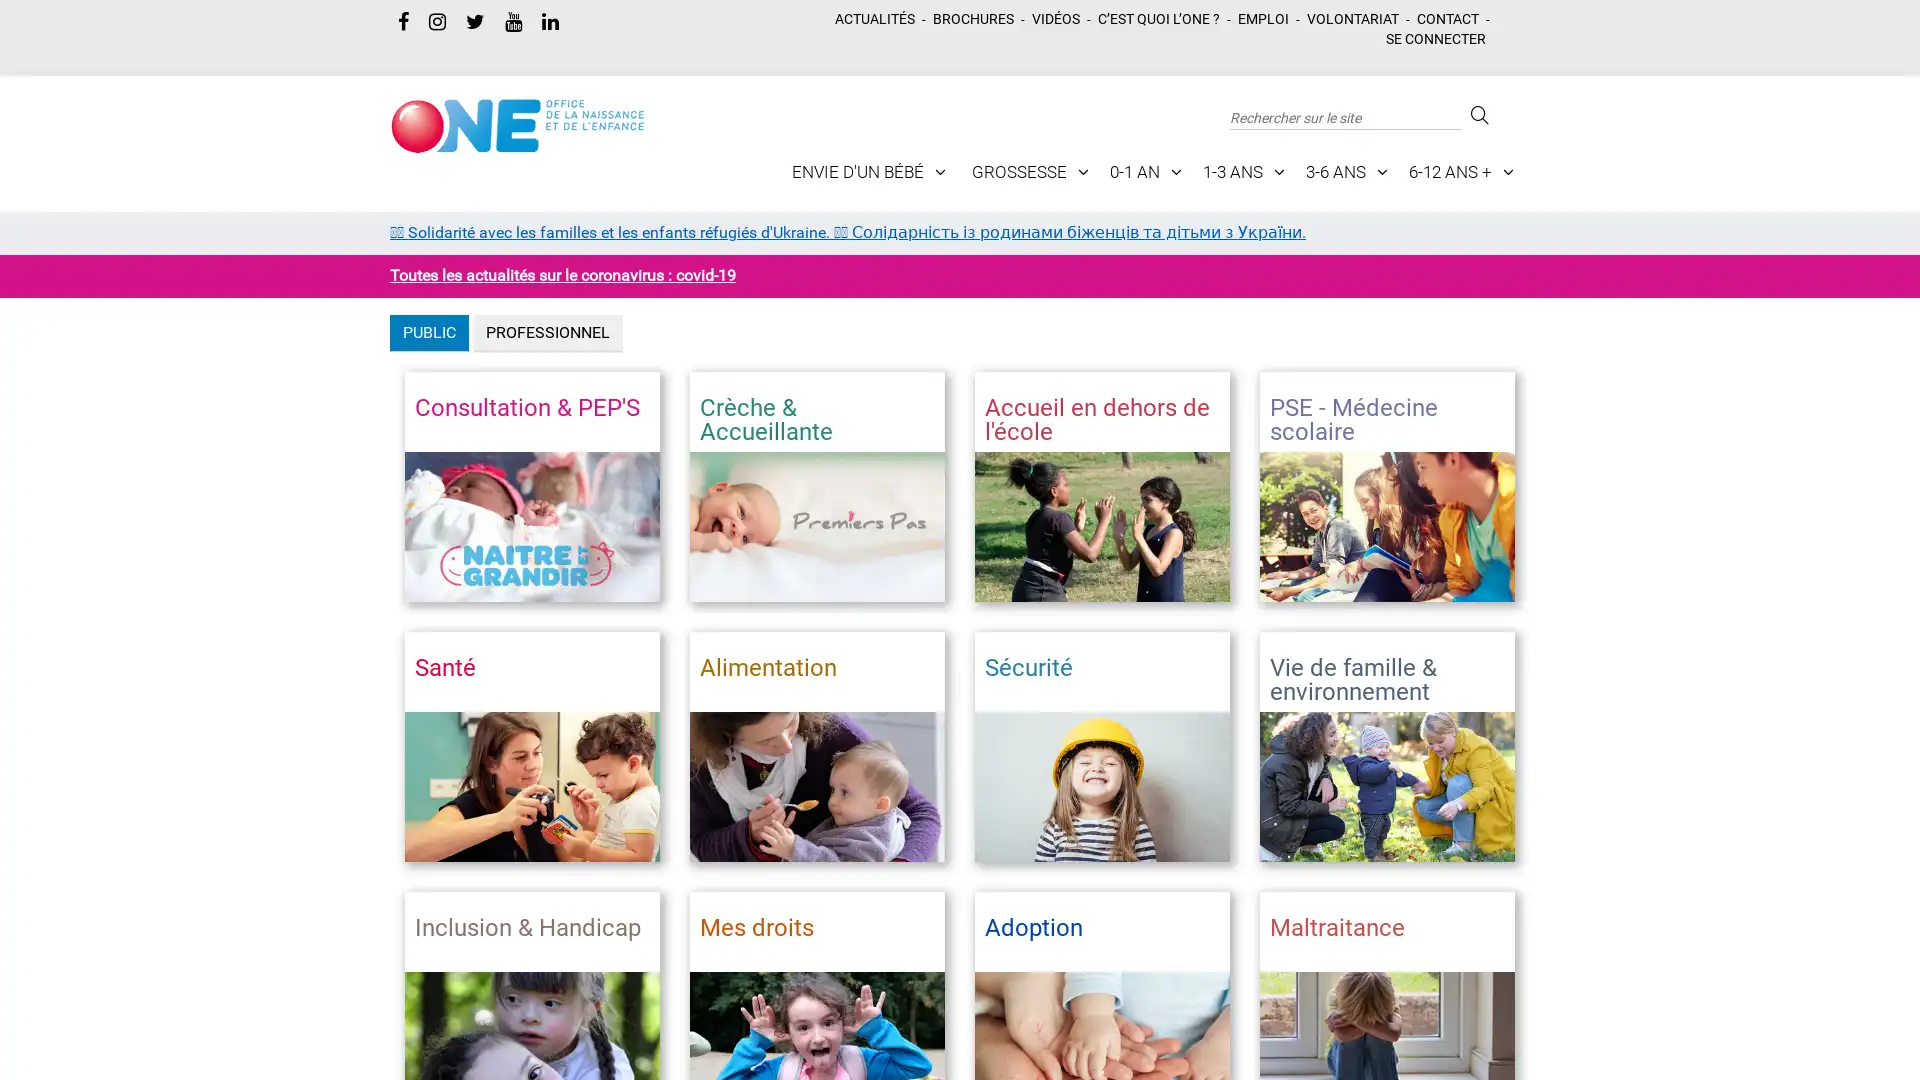 The width and height of the screenshot is (1920, 1080). What do you see at coordinates (1477, 115) in the screenshot?
I see `Rechercher sur le site` at bounding box center [1477, 115].